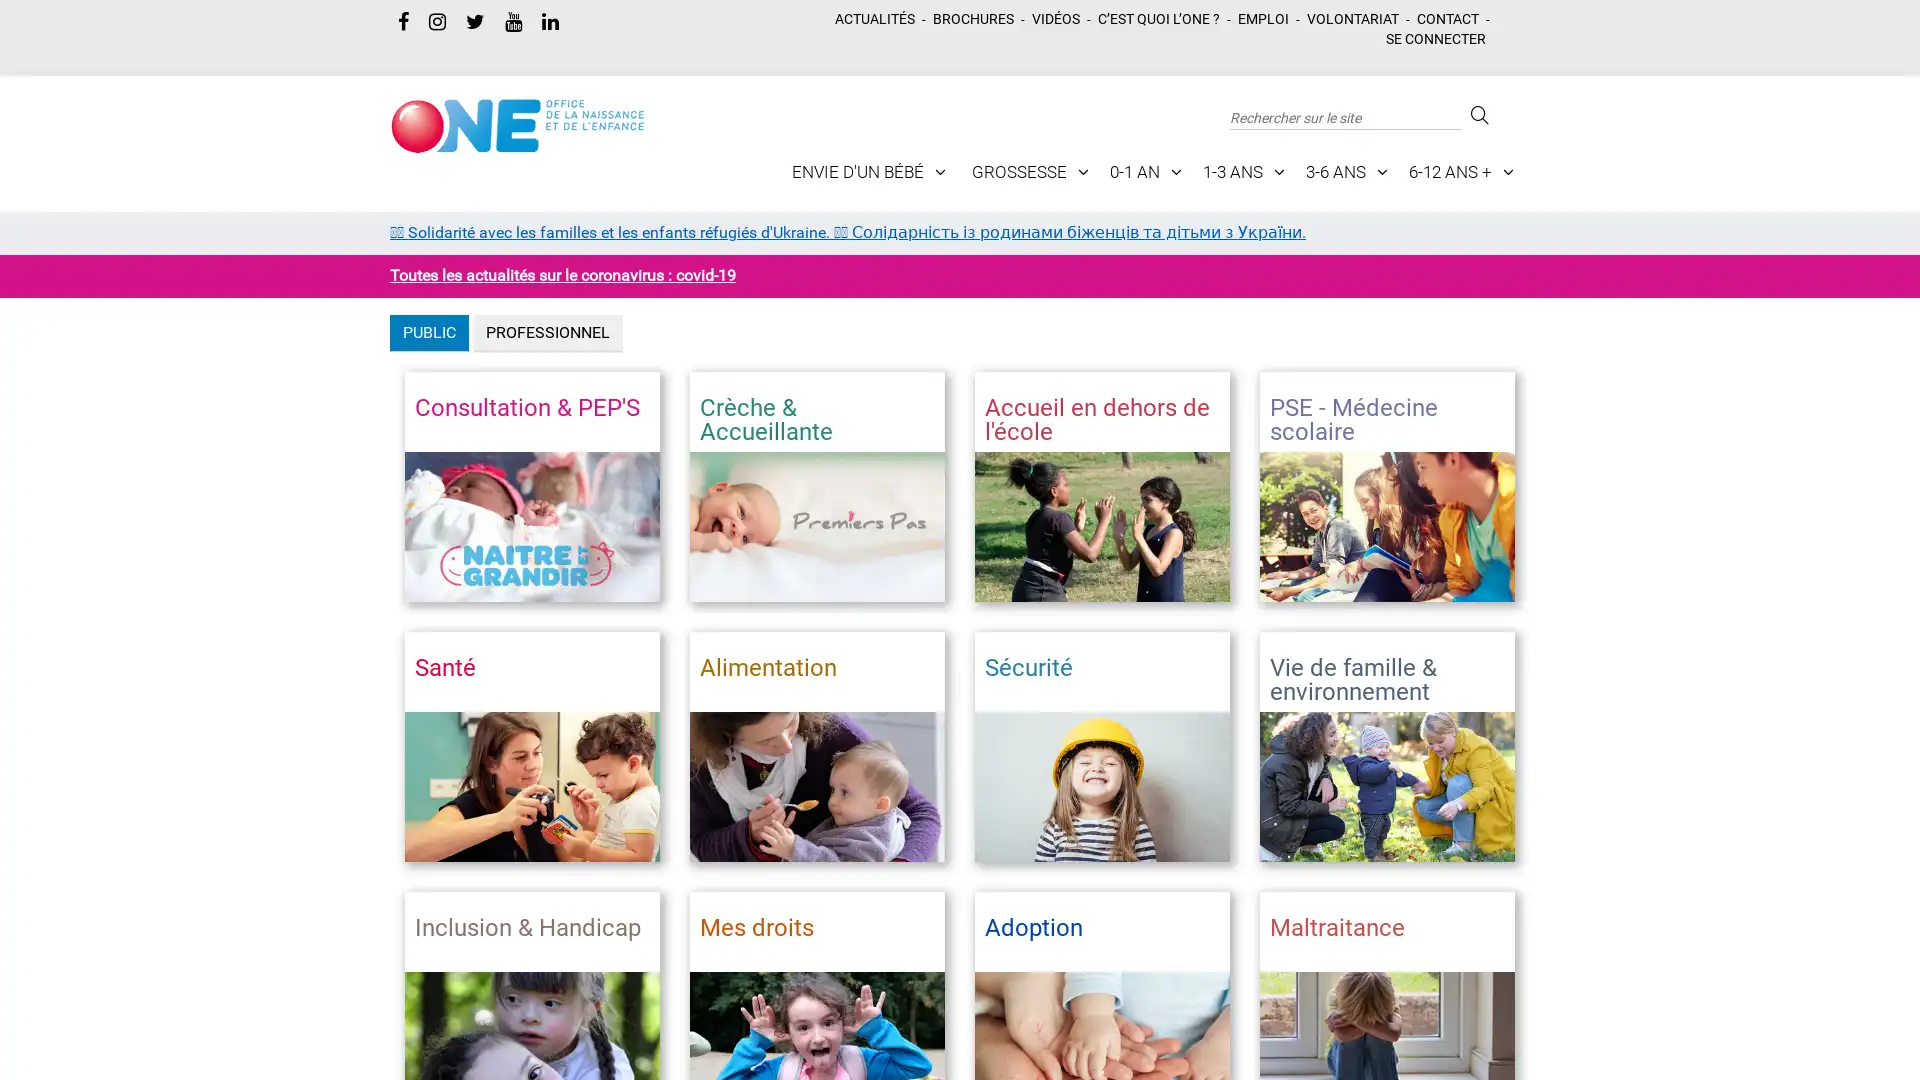 The width and height of the screenshot is (1920, 1080). What do you see at coordinates (1477, 115) in the screenshot?
I see `Rechercher sur le site` at bounding box center [1477, 115].